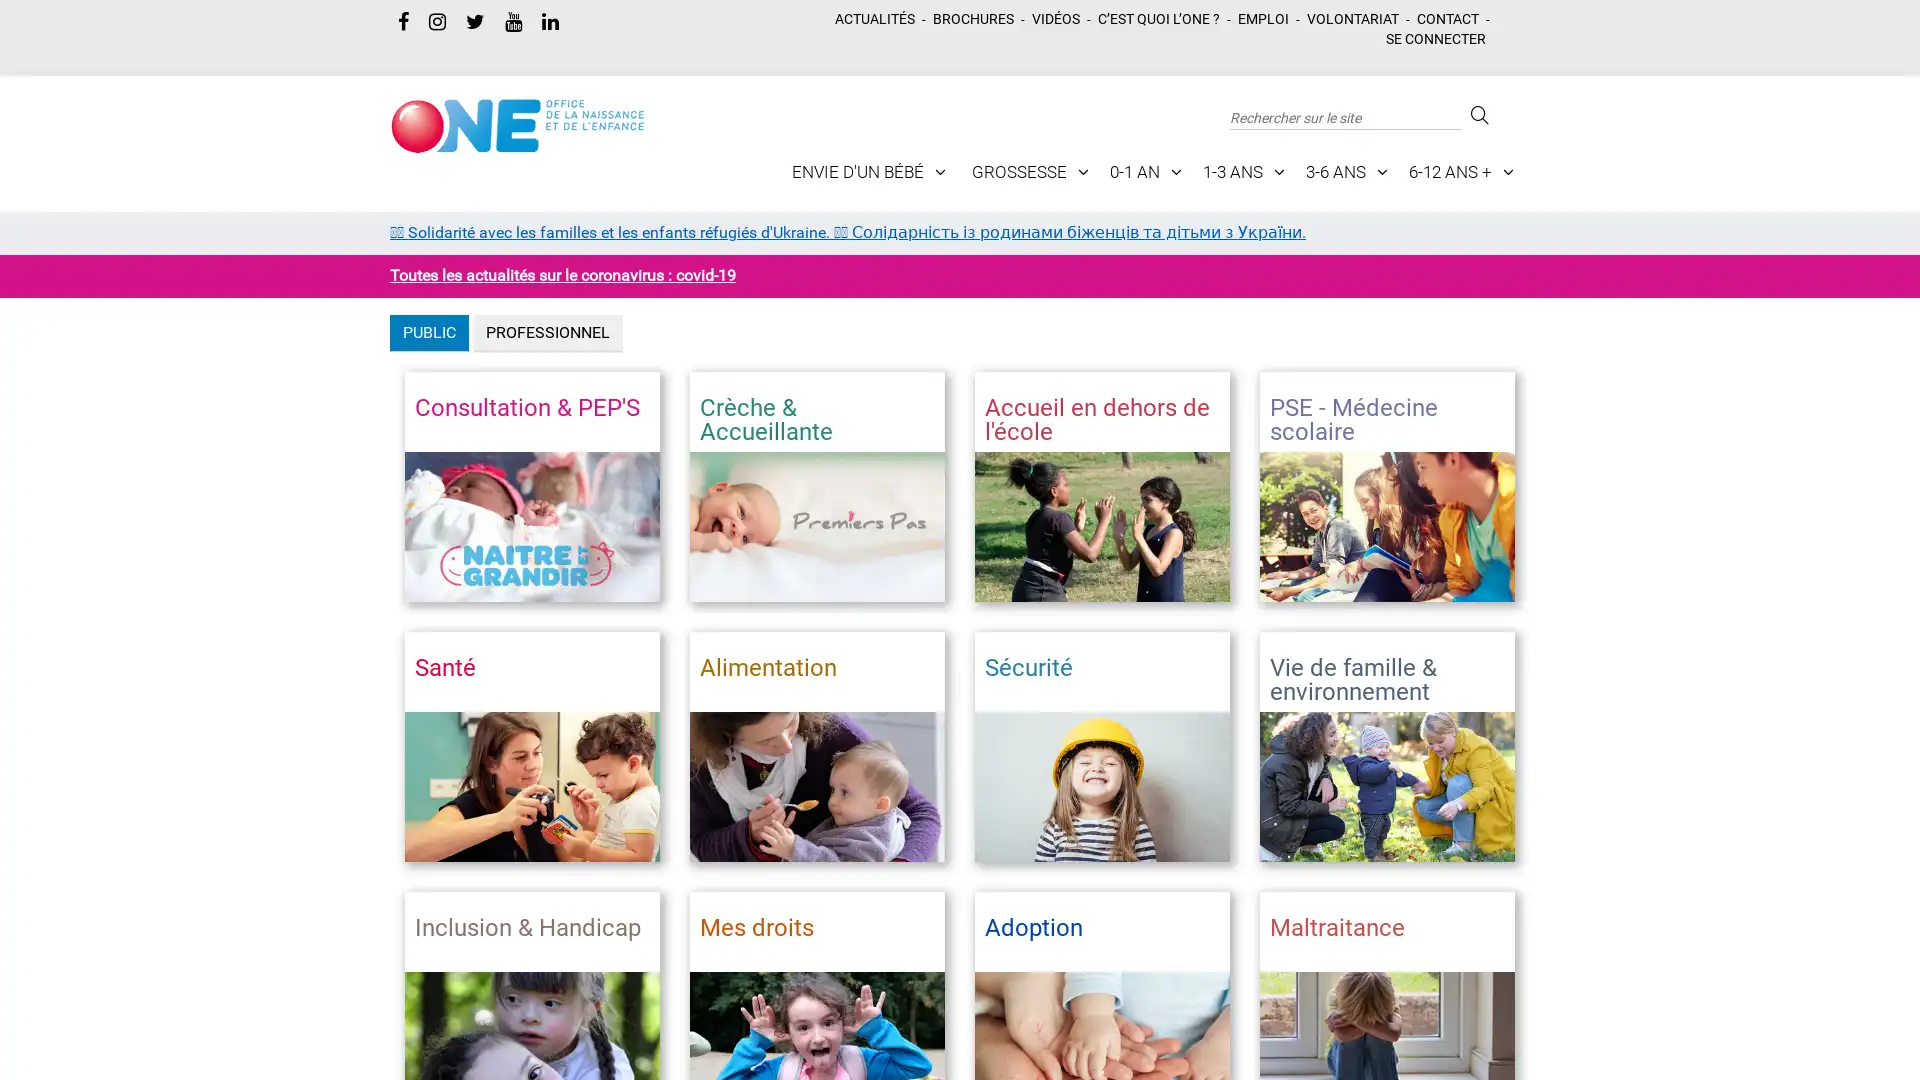 The width and height of the screenshot is (1920, 1080). What do you see at coordinates (1477, 115) in the screenshot?
I see `Rechercher sur le site` at bounding box center [1477, 115].